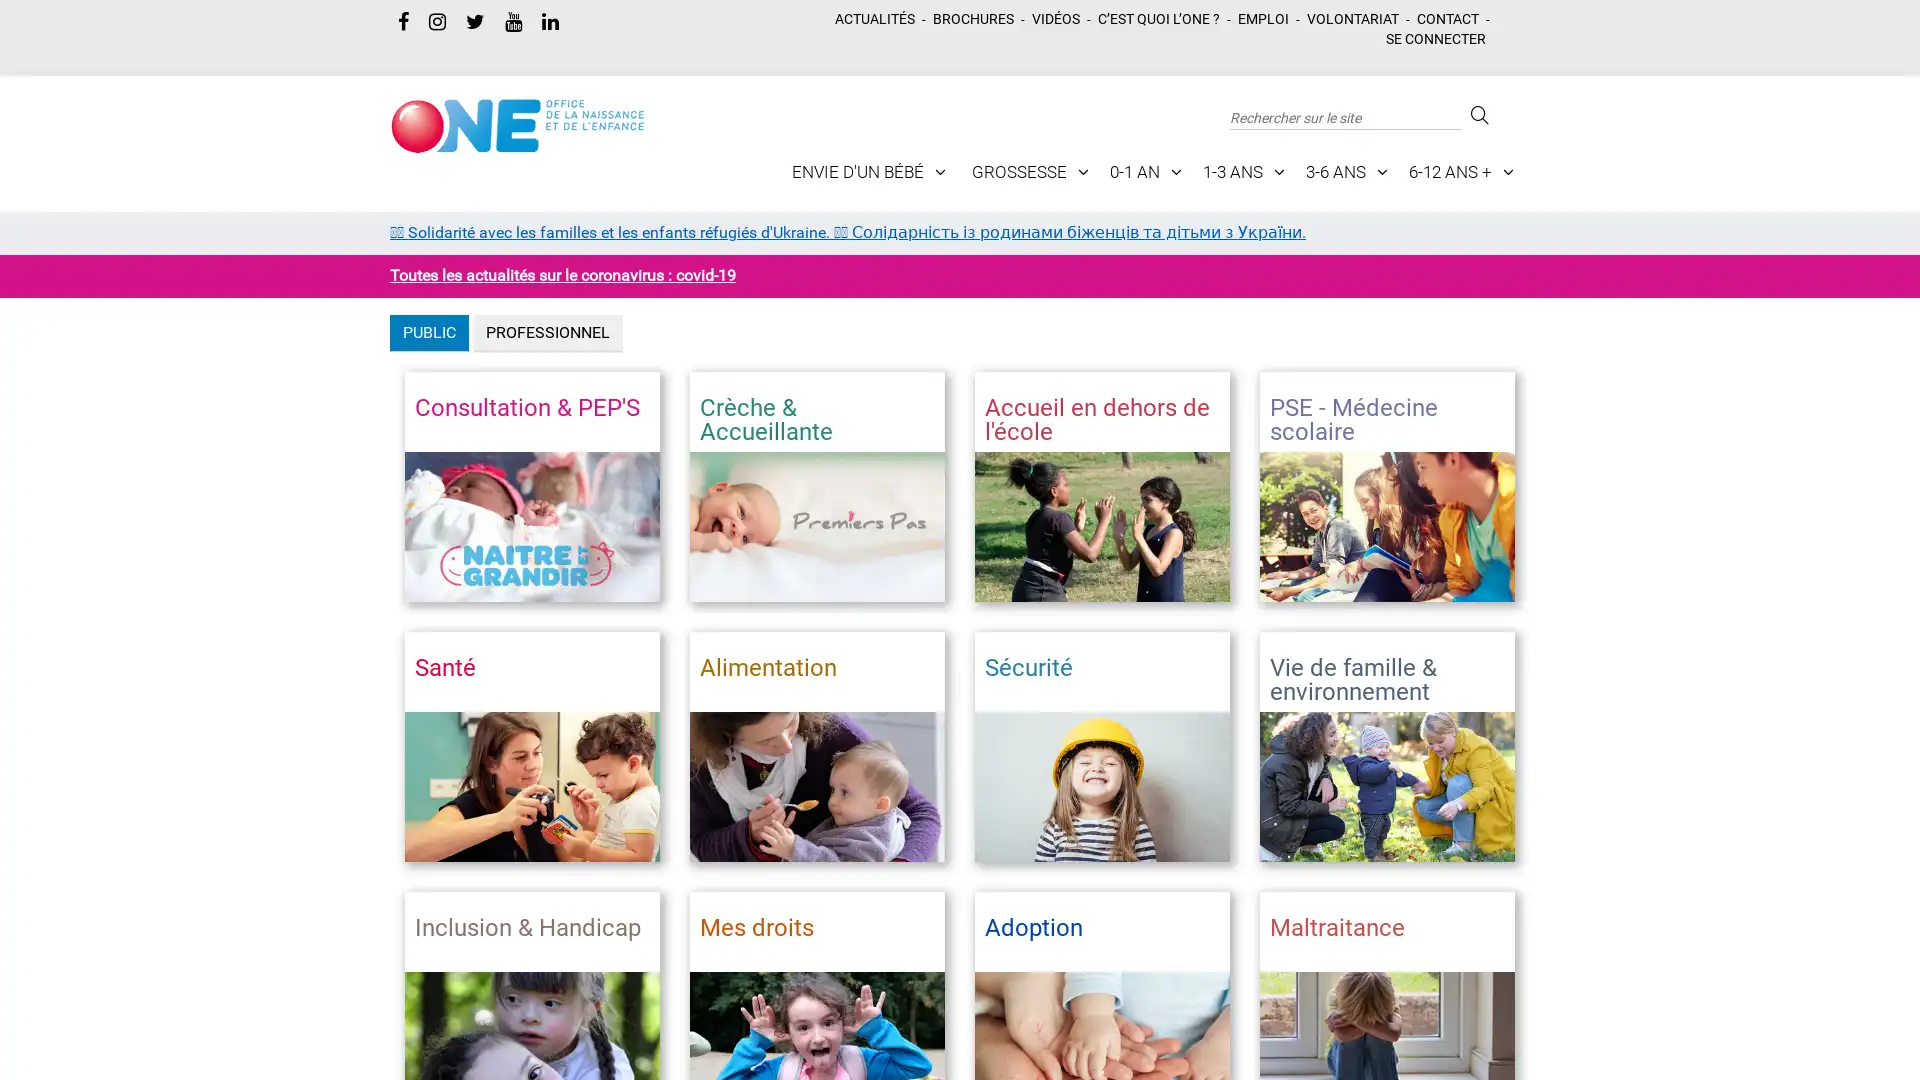 The width and height of the screenshot is (1920, 1080). What do you see at coordinates (1477, 115) in the screenshot?
I see `Rechercher sur le site` at bounding box center [1477, 115].